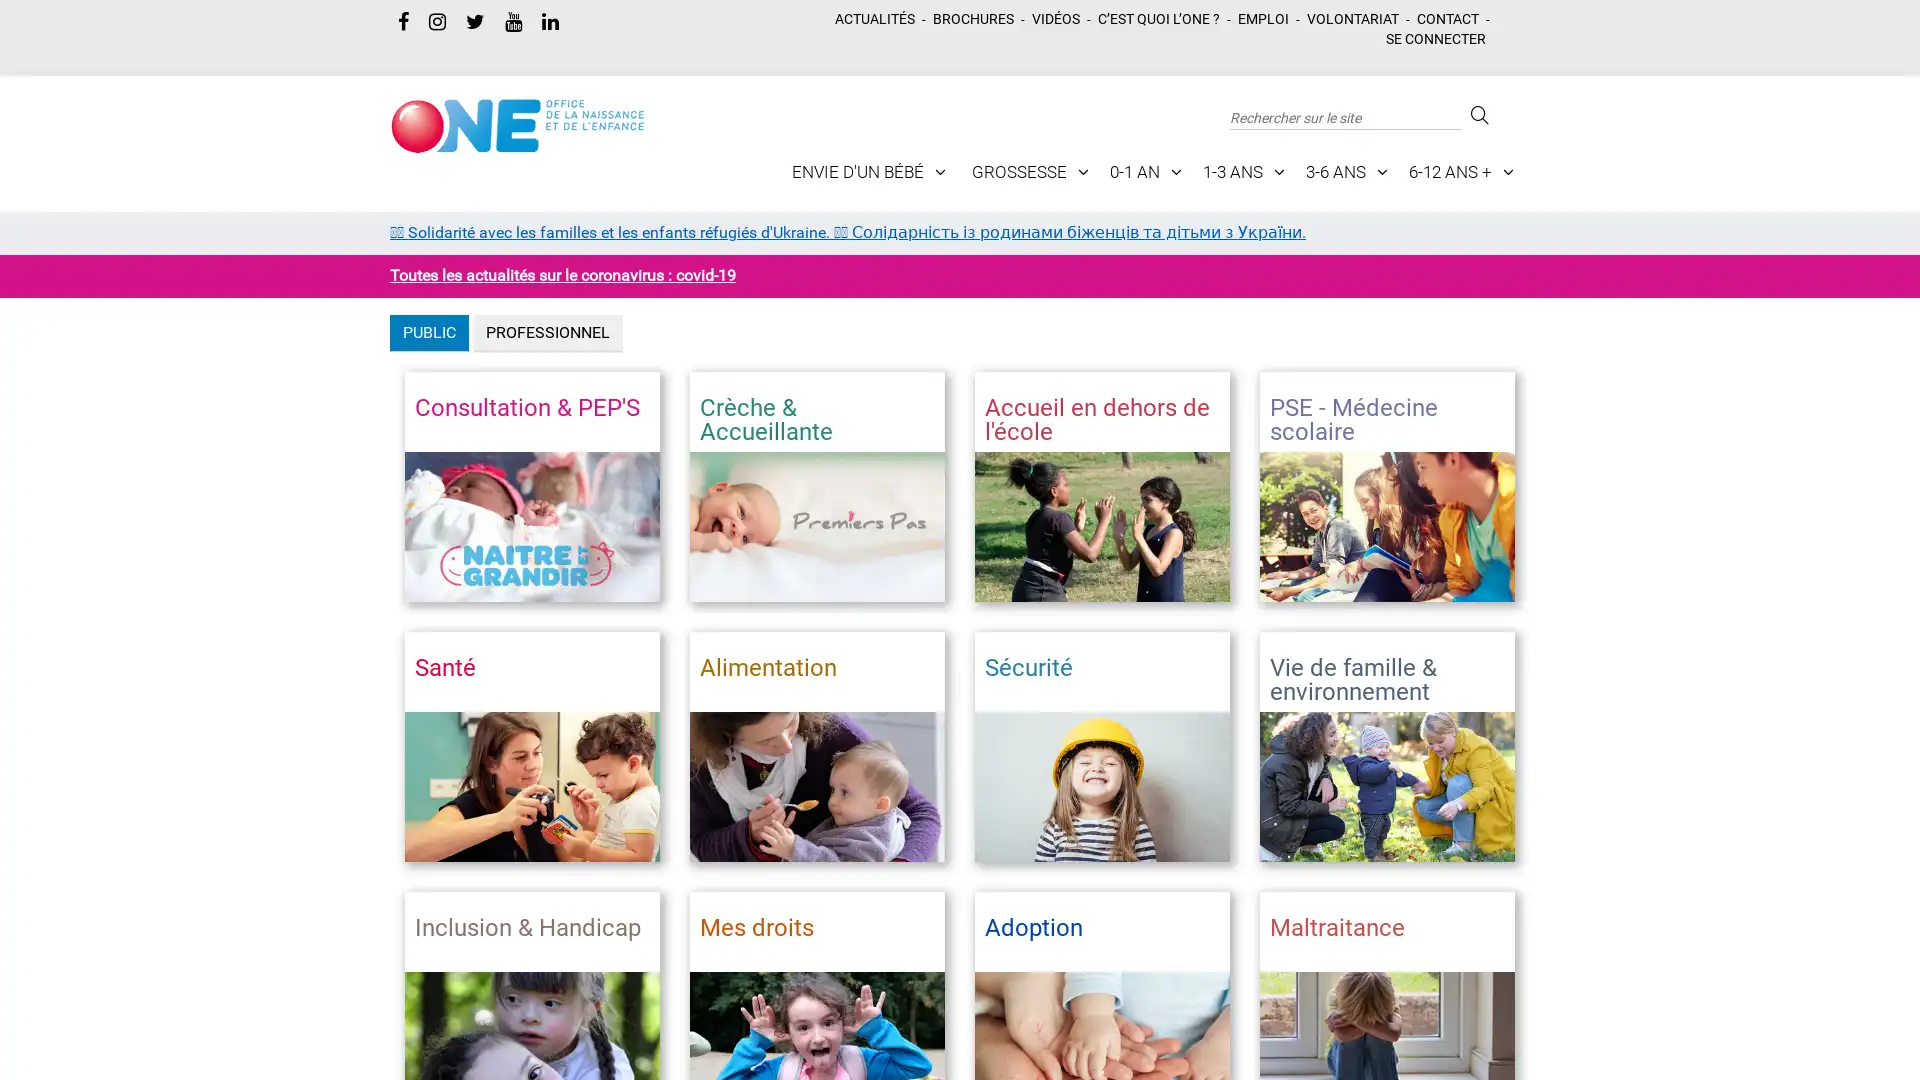 The width and height of the screenshot is (1920, 1080). What do you see at coordinates (1477, 115) in the screenshot?
I see `Rechercher sur le site` at bounding box center [1477, 115].